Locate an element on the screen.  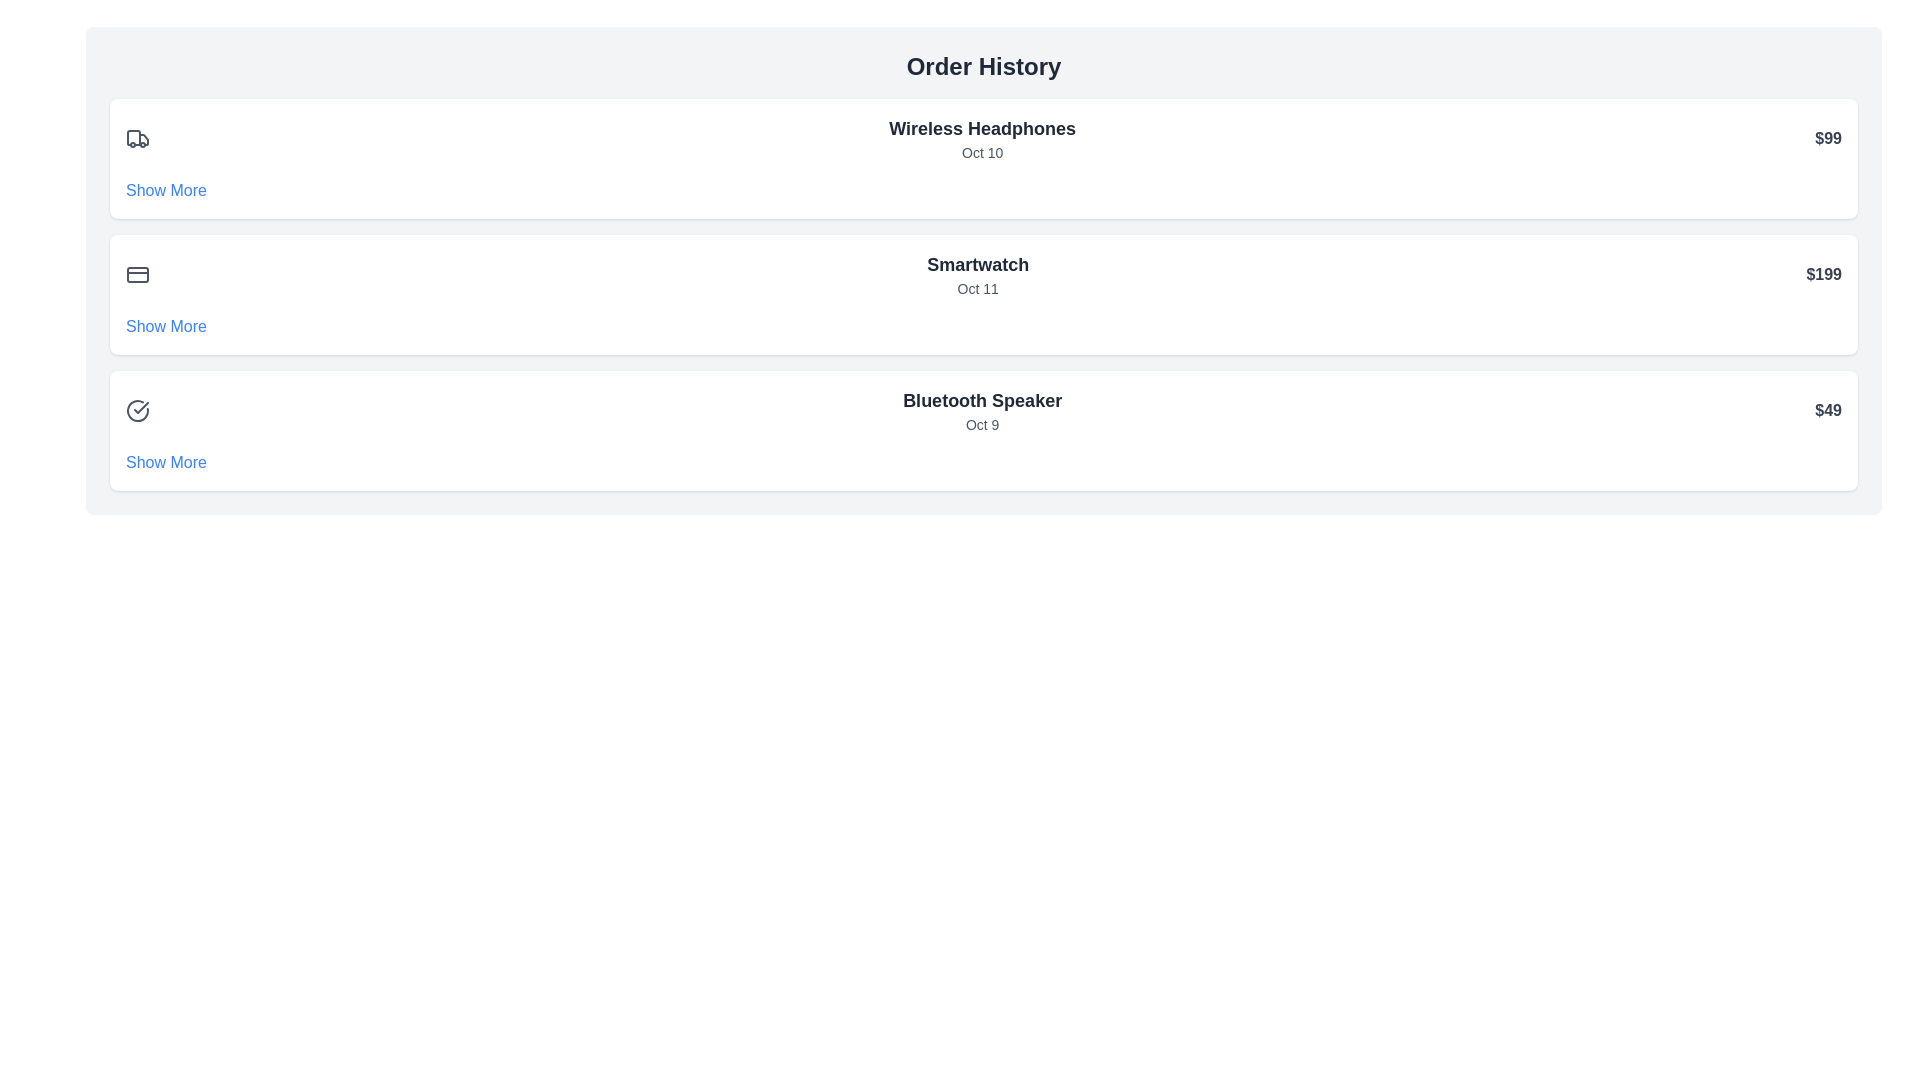
the truck icon with a gray outline, located in the row for 'Wireless Headphones' dated 'Oct 10' and priced at '$99' is located at coordinates (137, 137).